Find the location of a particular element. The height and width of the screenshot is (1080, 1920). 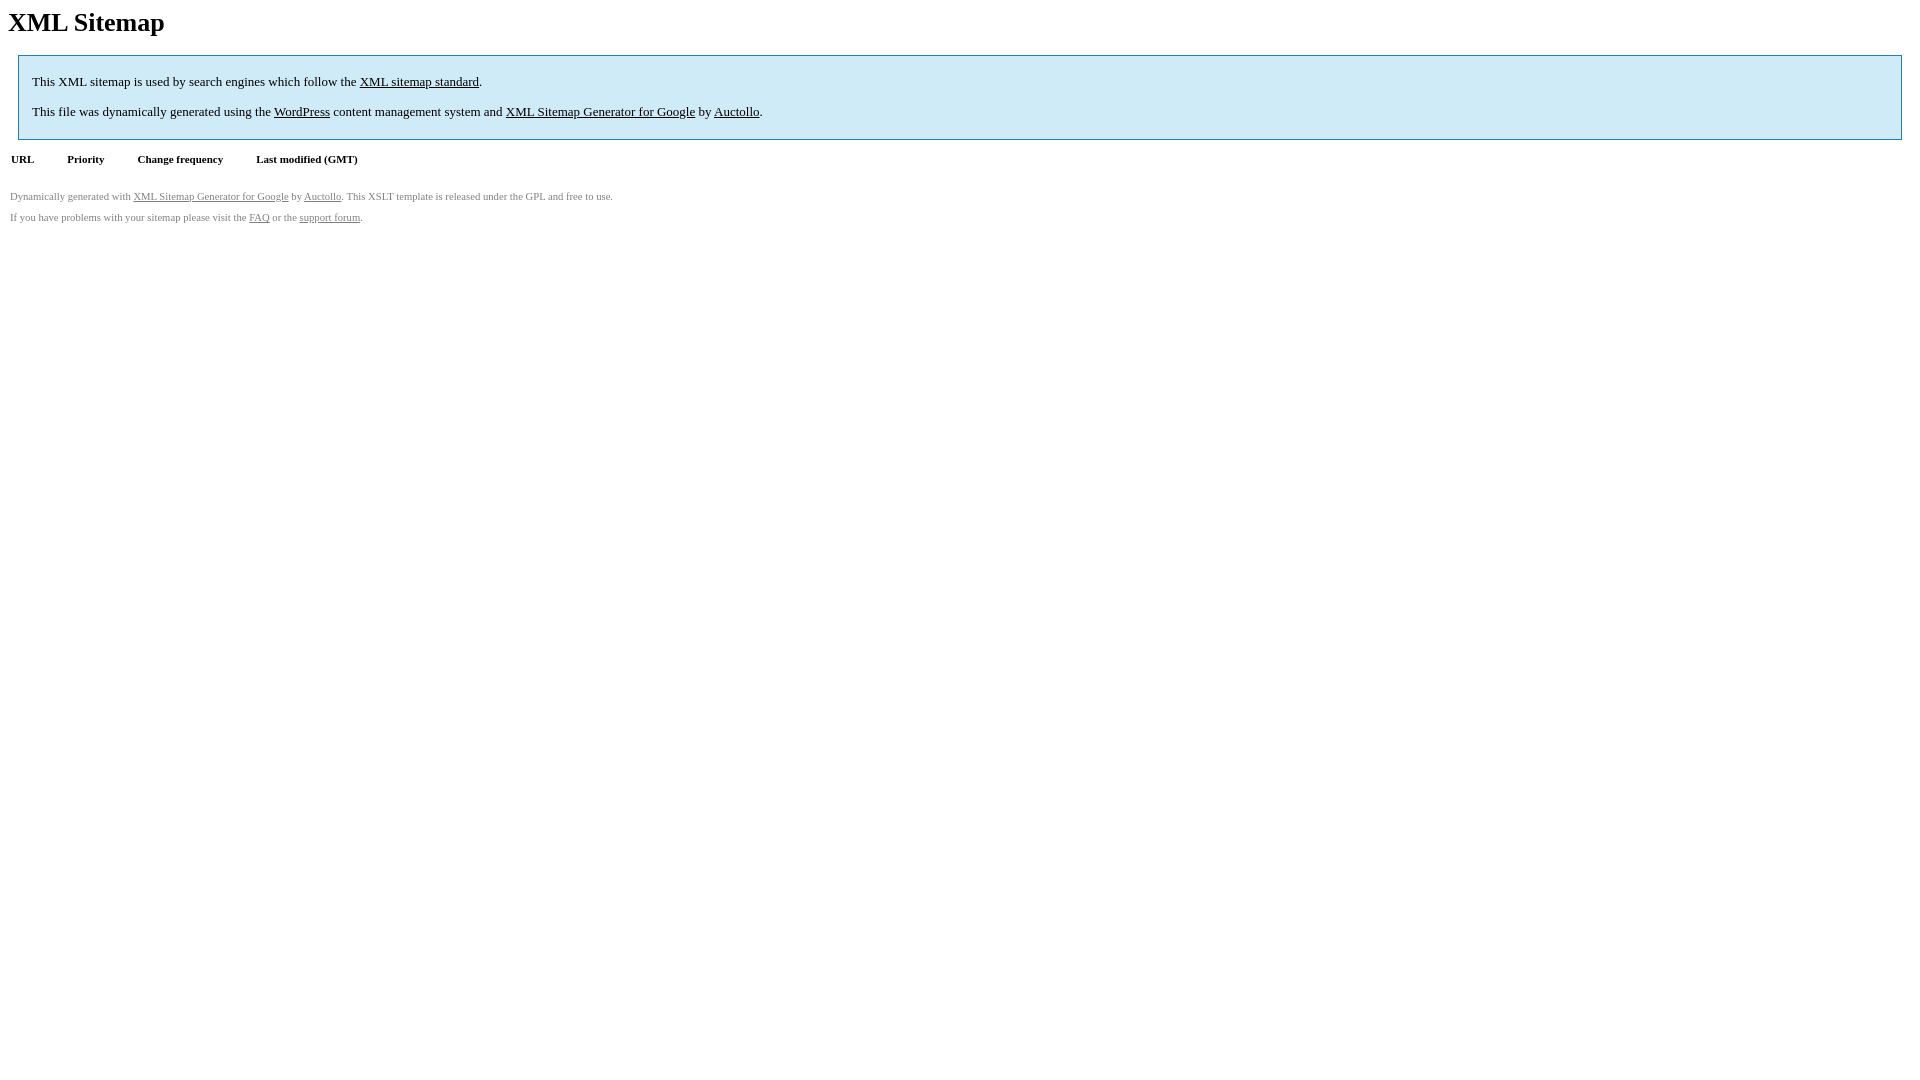

'XML Sitemap Generator for Google' is located at coordinates (210, 196).